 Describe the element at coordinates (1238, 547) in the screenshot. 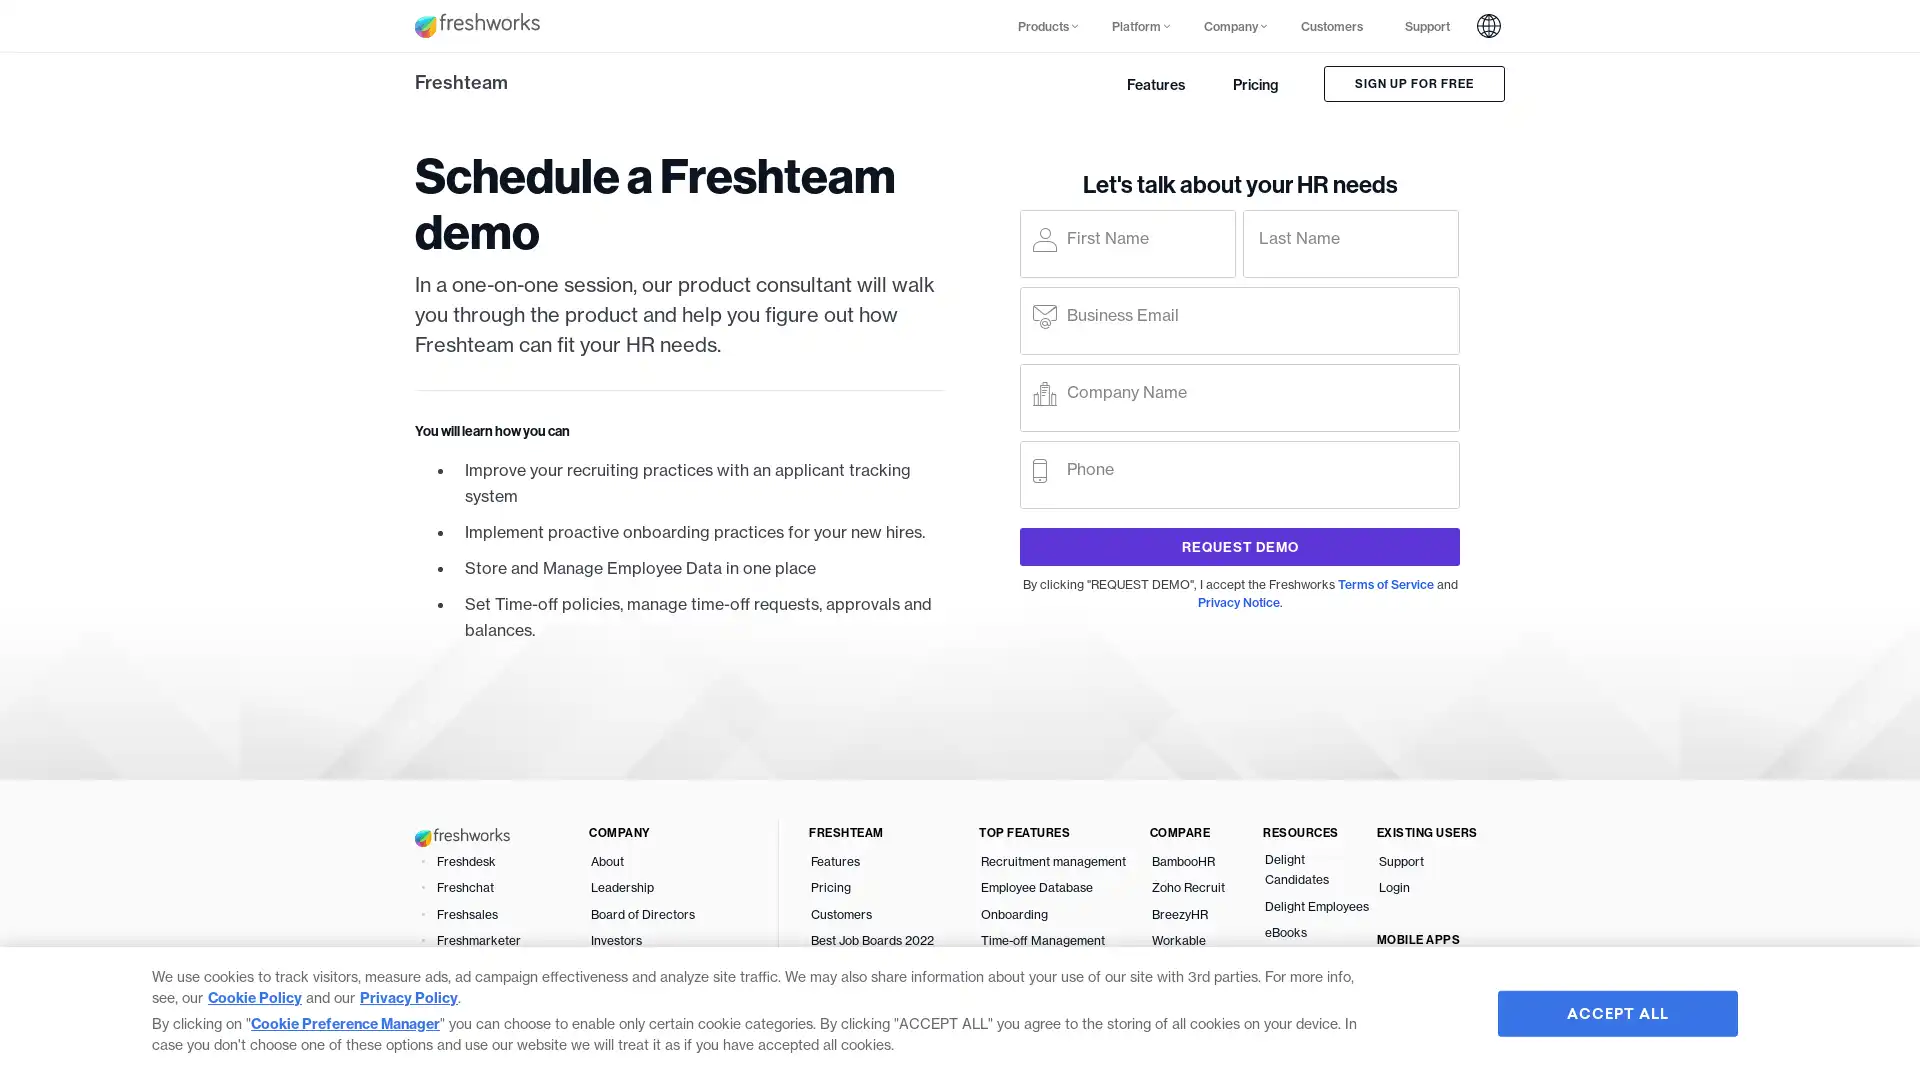

I see `Request Demo` at that location.